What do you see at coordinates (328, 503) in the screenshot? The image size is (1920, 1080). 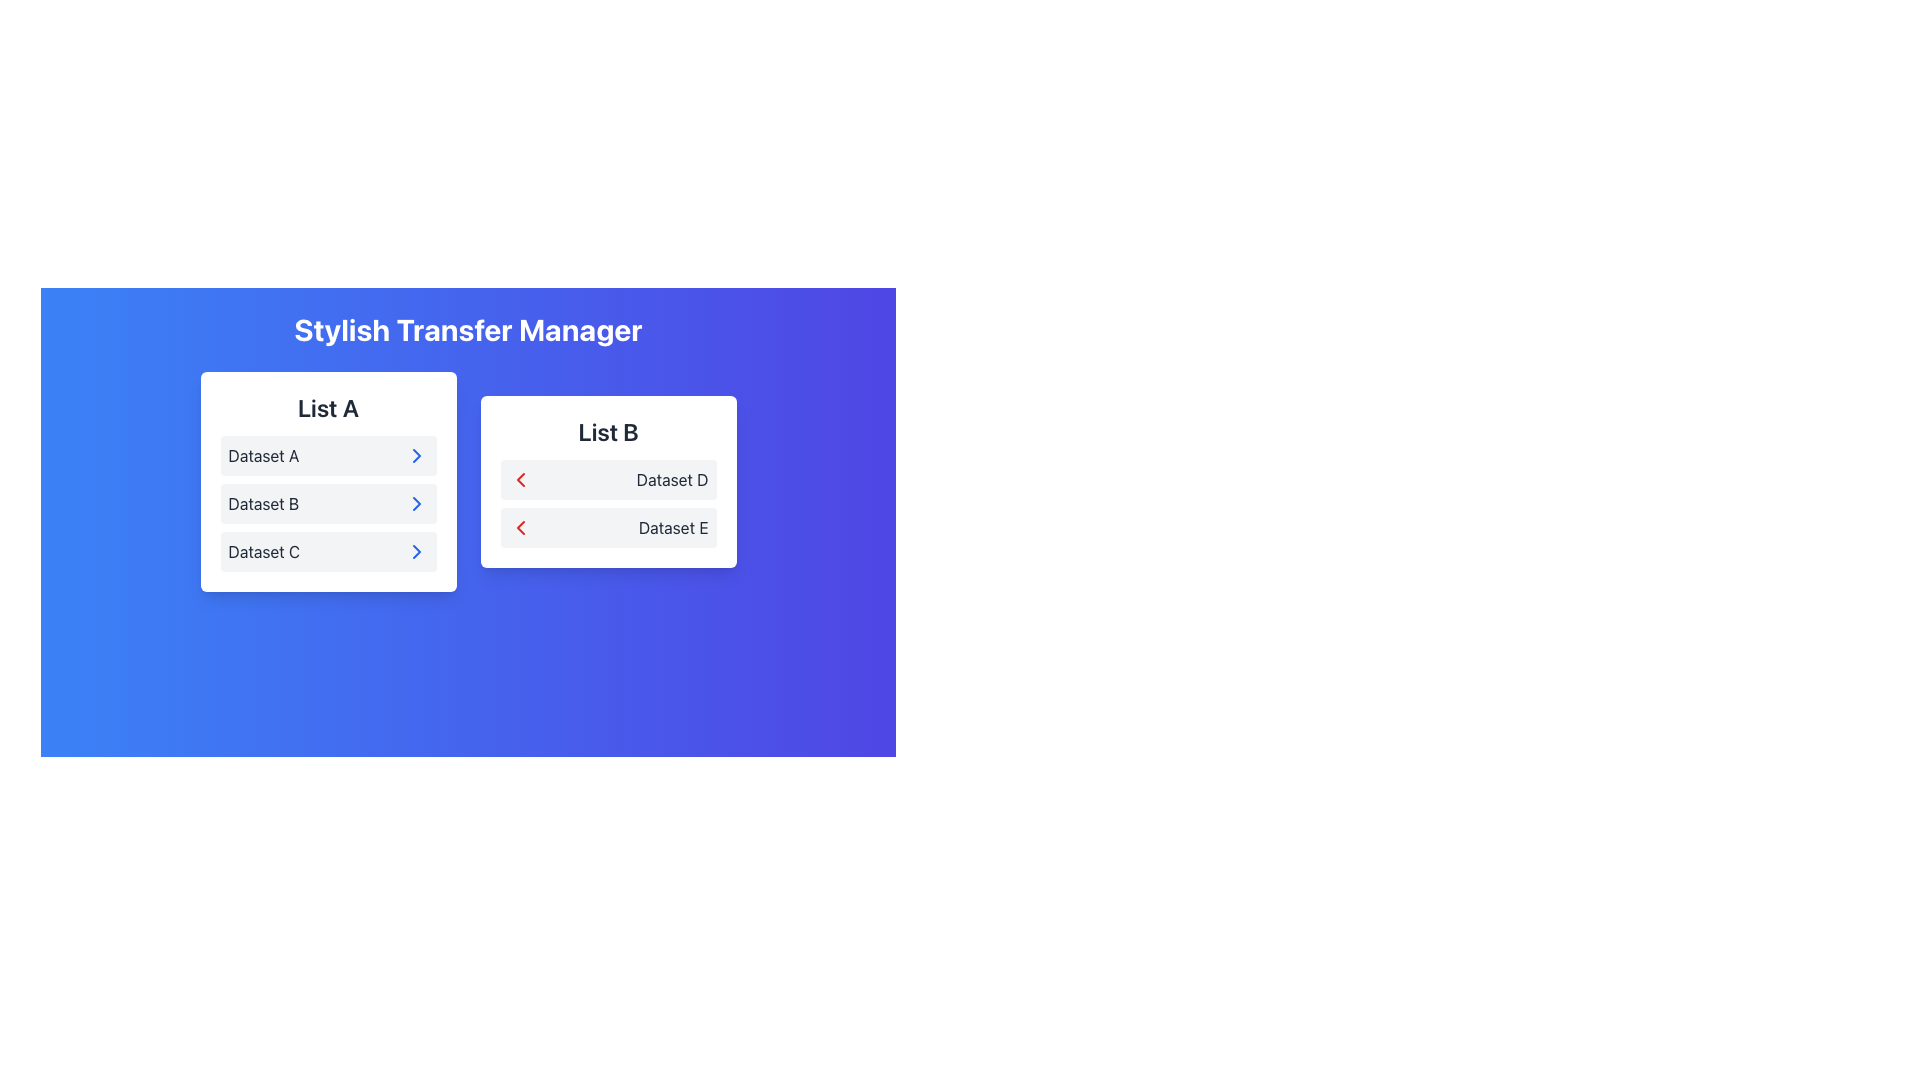 I see `the second item in 'List A' representing 'Dataset B'` at bounding box center [328, 503].